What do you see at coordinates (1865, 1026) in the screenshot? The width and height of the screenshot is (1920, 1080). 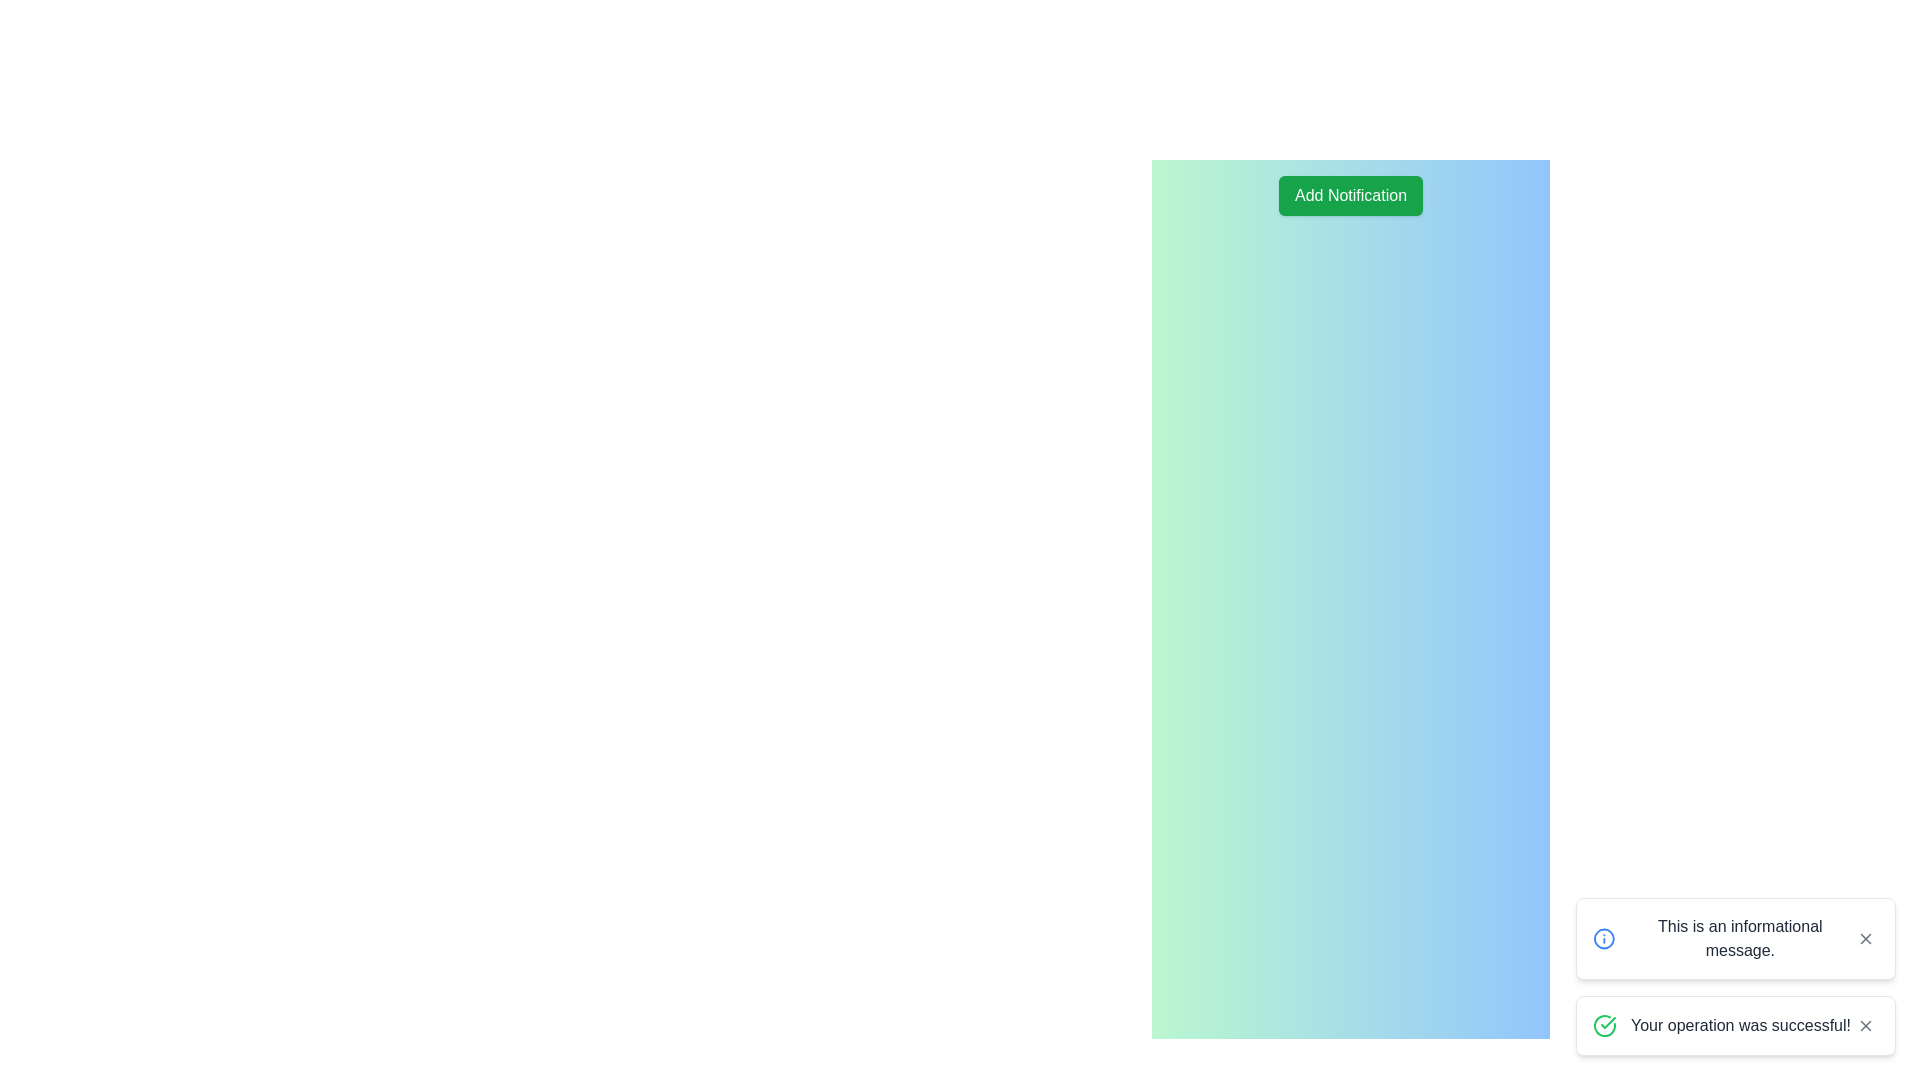 I see `the close button located in the bottom right notification panel, adjacent to the message 'Your operation was successful!'` at bounding box center [1865, 1026].